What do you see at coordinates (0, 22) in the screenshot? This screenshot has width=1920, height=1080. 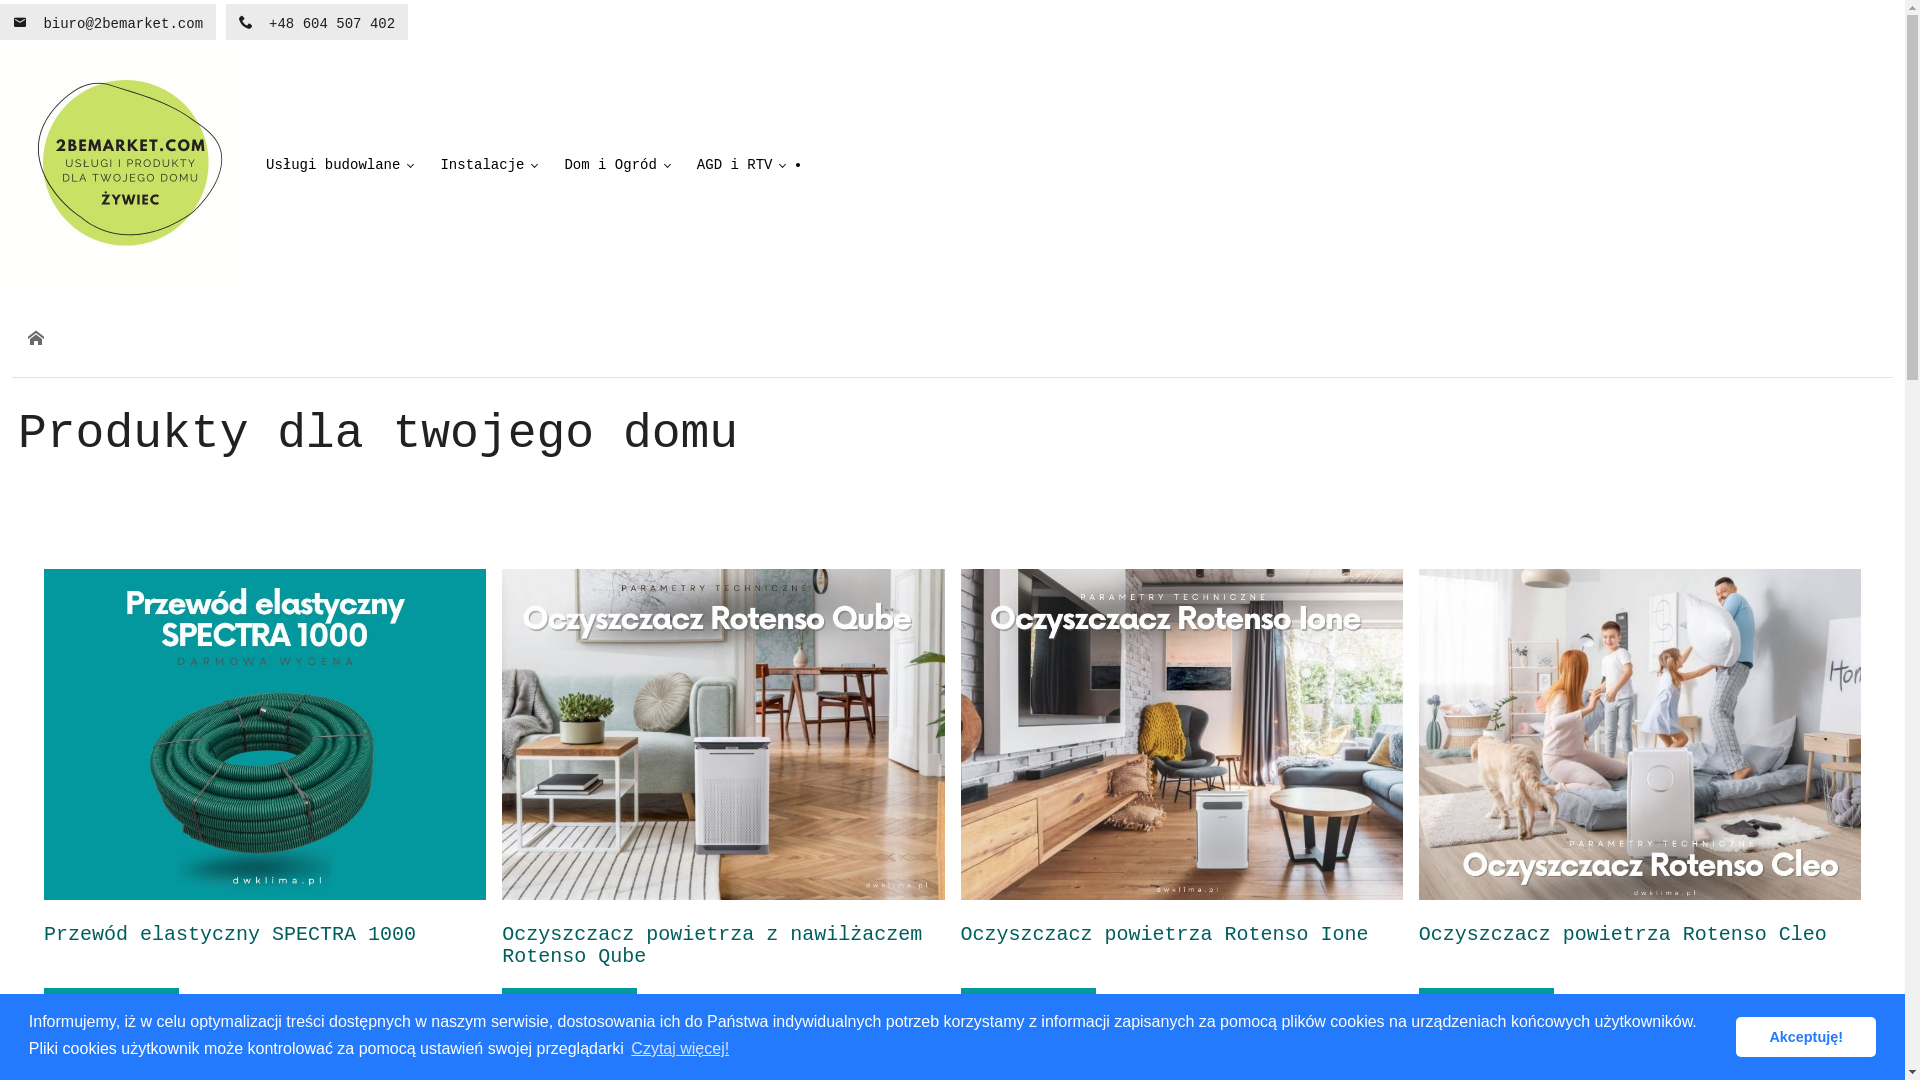 I see `'biuro@2bemarket.com'` at bounding box center [0, 22].